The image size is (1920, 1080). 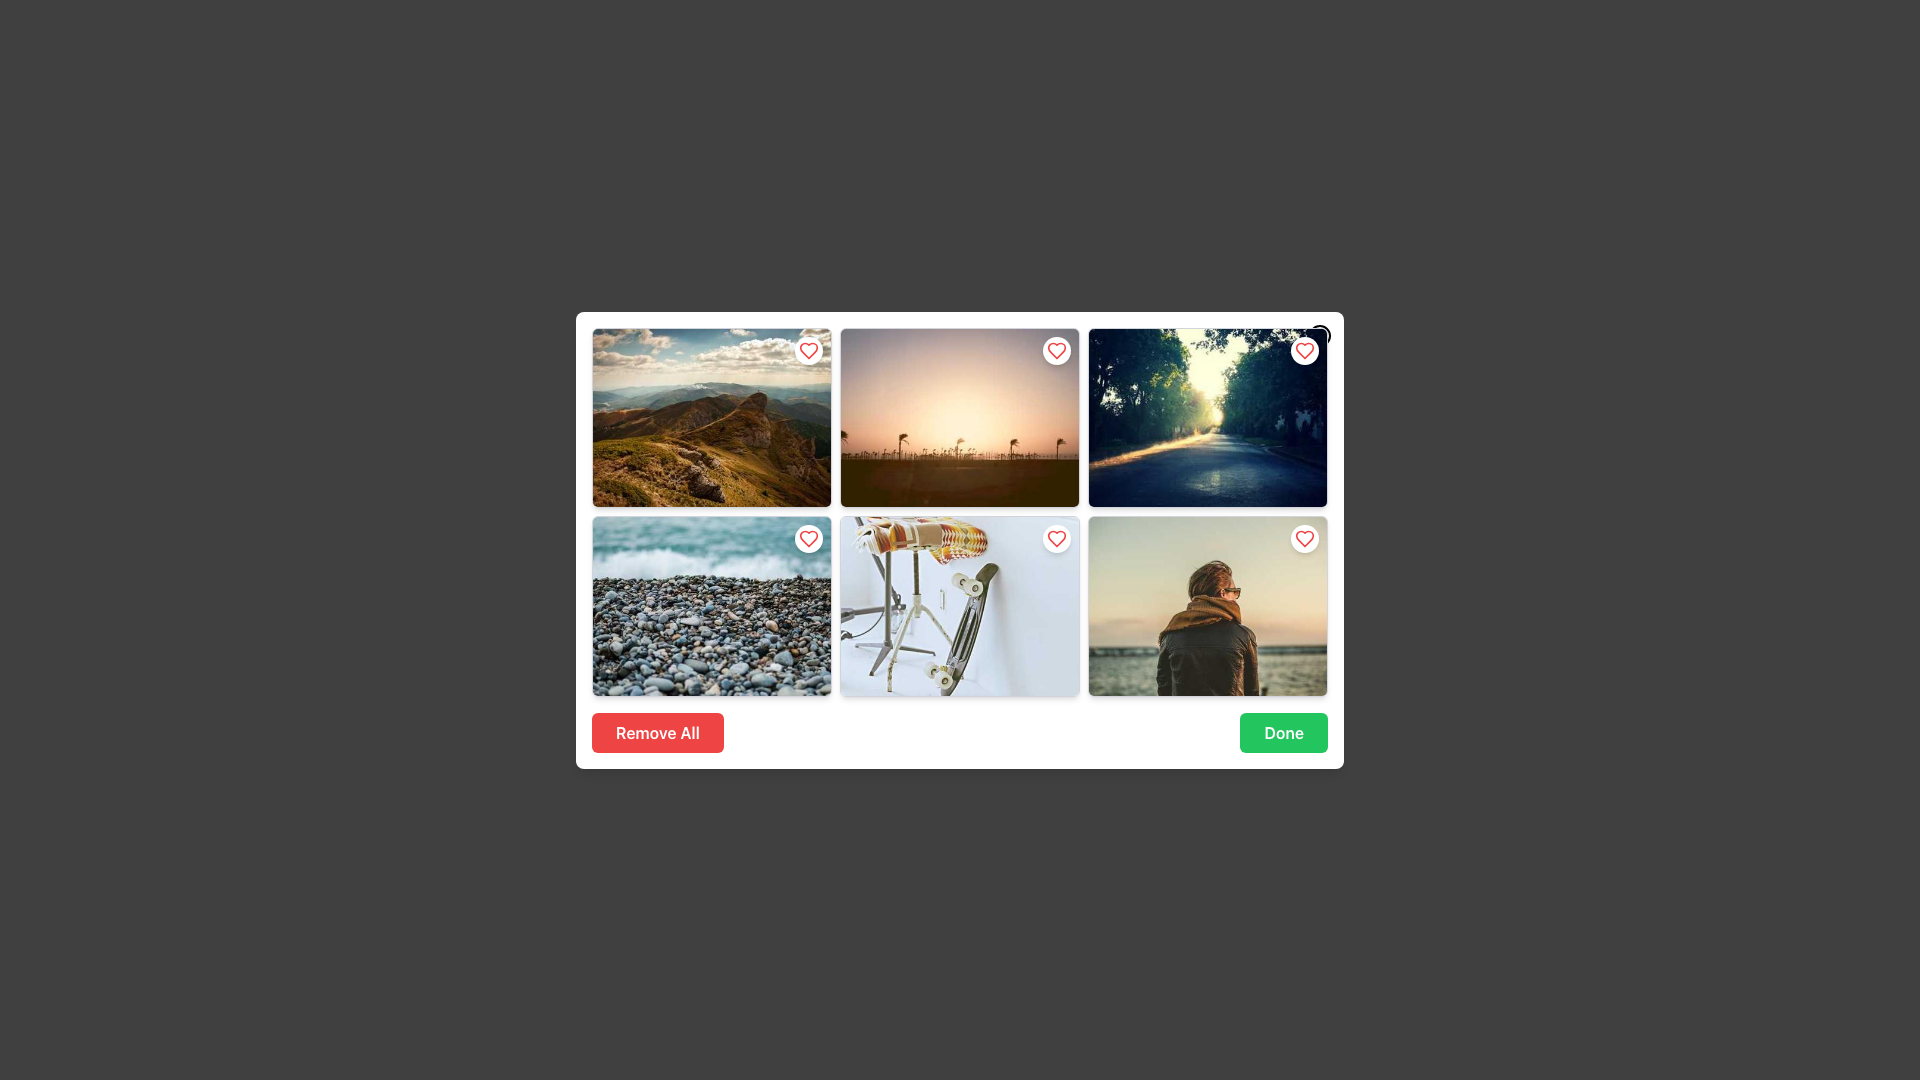 I want to click on the image located in the upper-right corner of the grid layout, specifically in the third column of the first row, to initiate an action based on its selection, so click(x=1207, y=415).